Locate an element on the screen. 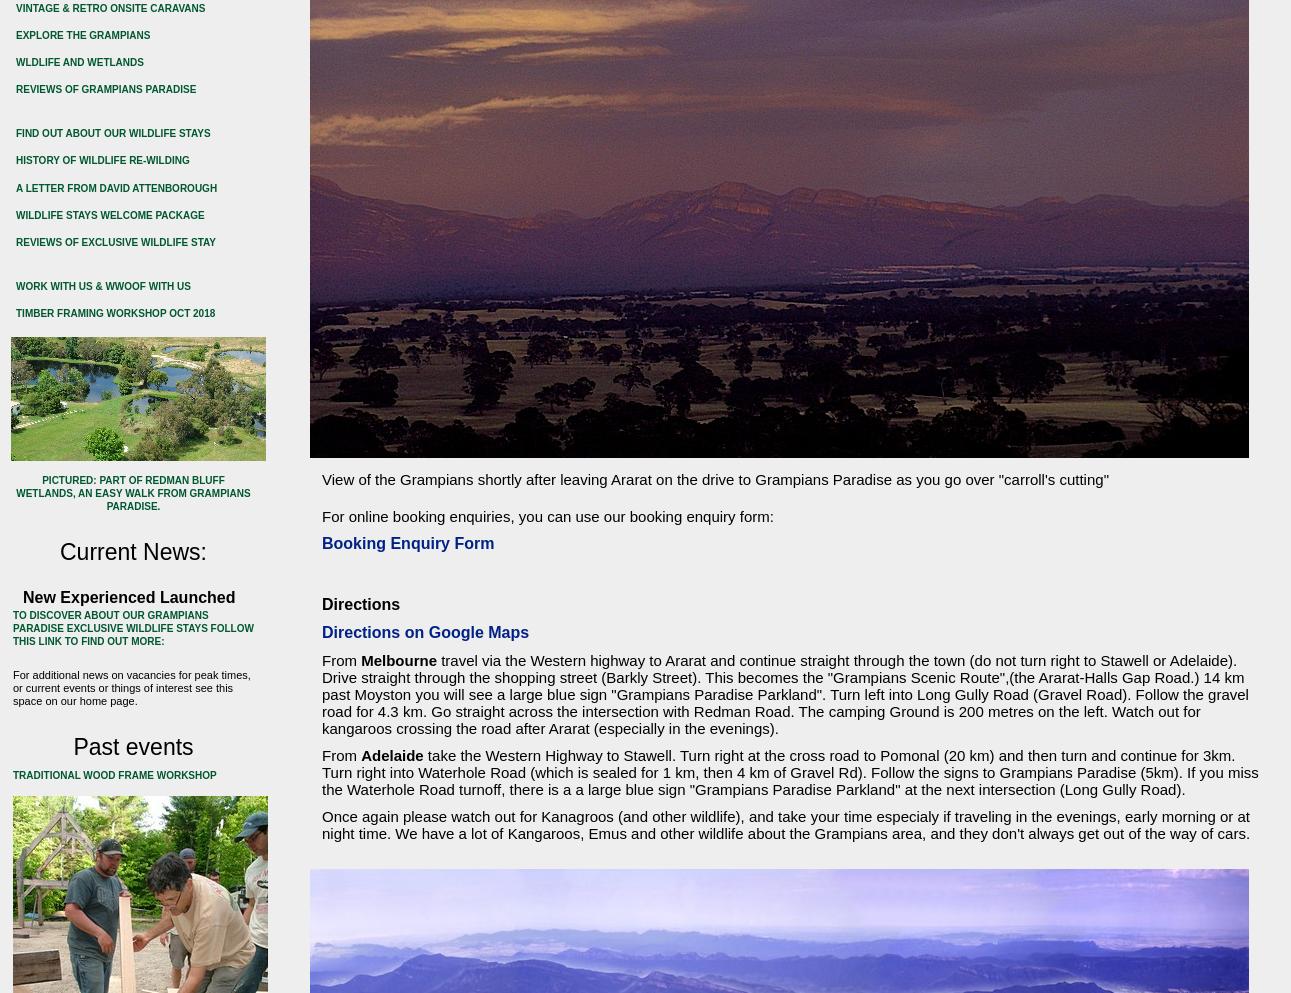 The width and height of the screenshot is (1291, 993). 'Wildlife Stays Welcome Package' is located at coordinates (108, 214).